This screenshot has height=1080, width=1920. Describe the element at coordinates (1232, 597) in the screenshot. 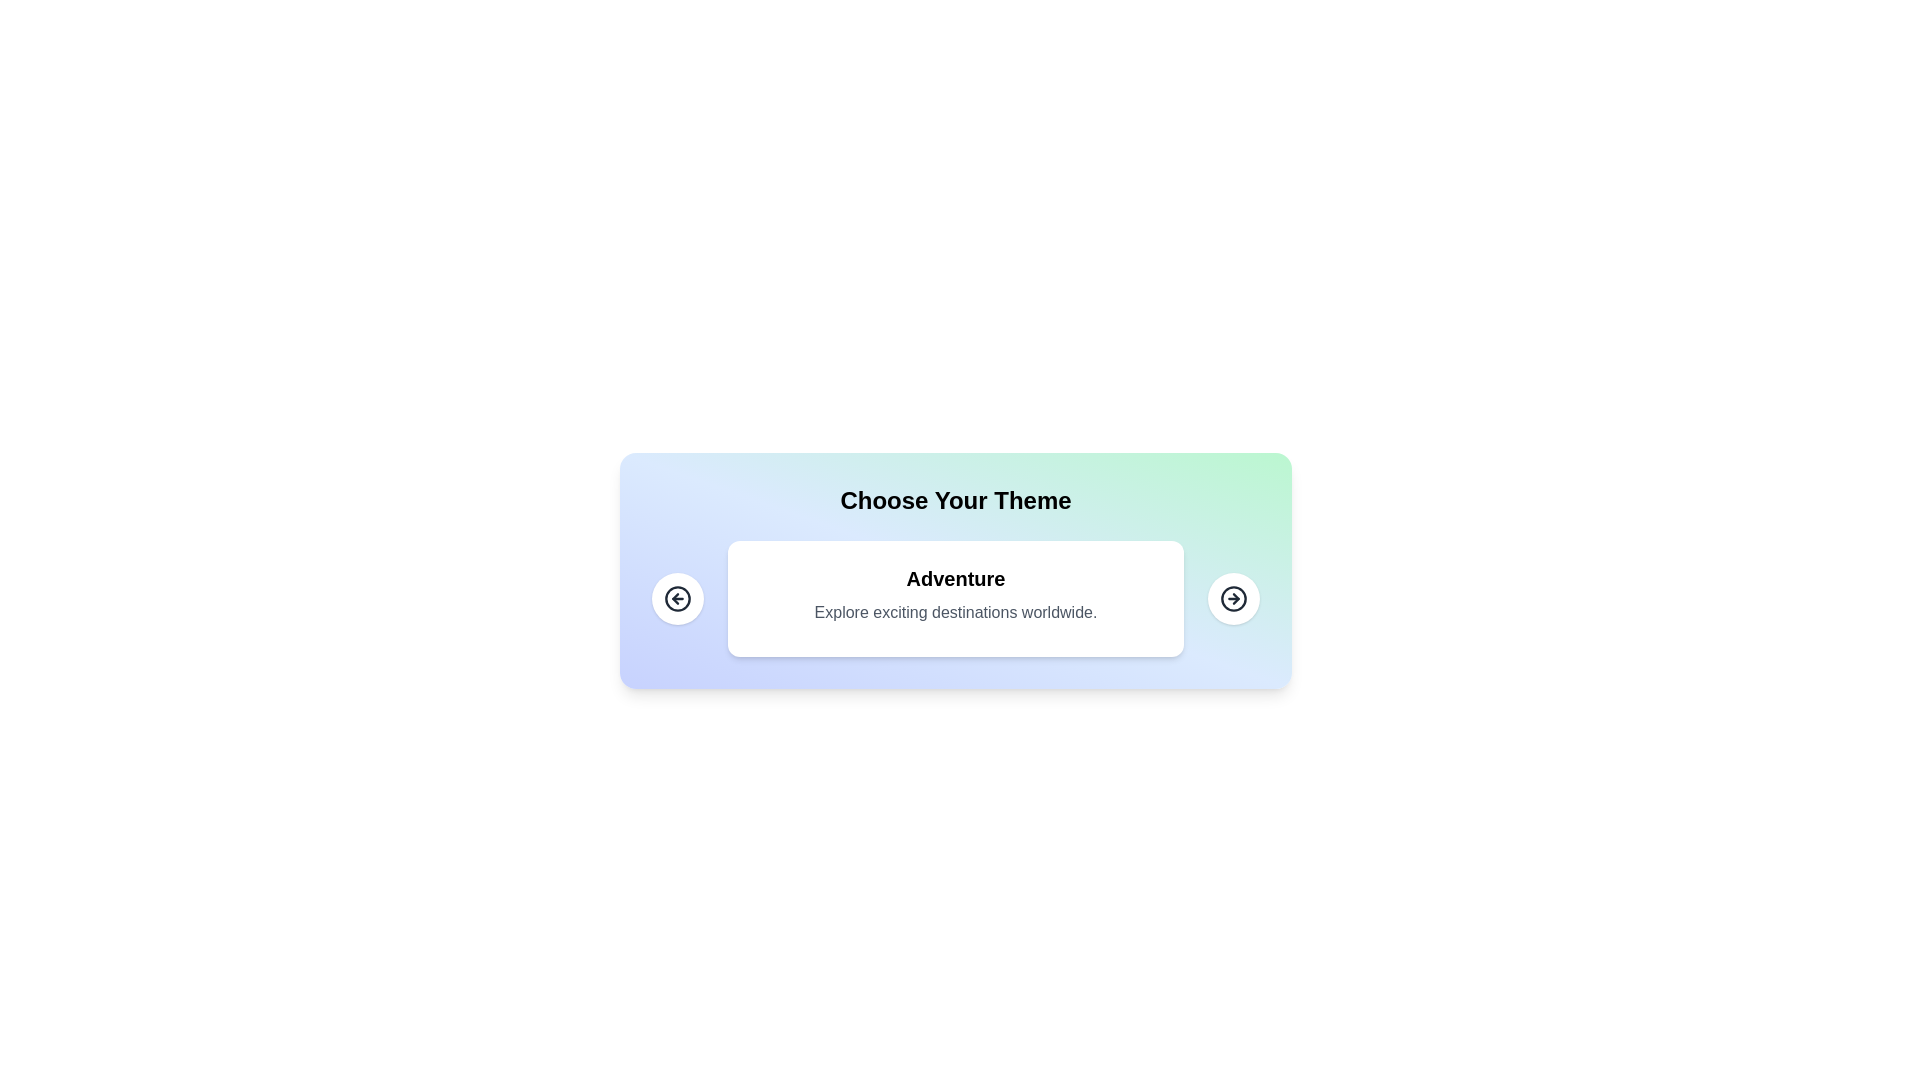

I see `the right arrow button to navigate to the next card` at that location.